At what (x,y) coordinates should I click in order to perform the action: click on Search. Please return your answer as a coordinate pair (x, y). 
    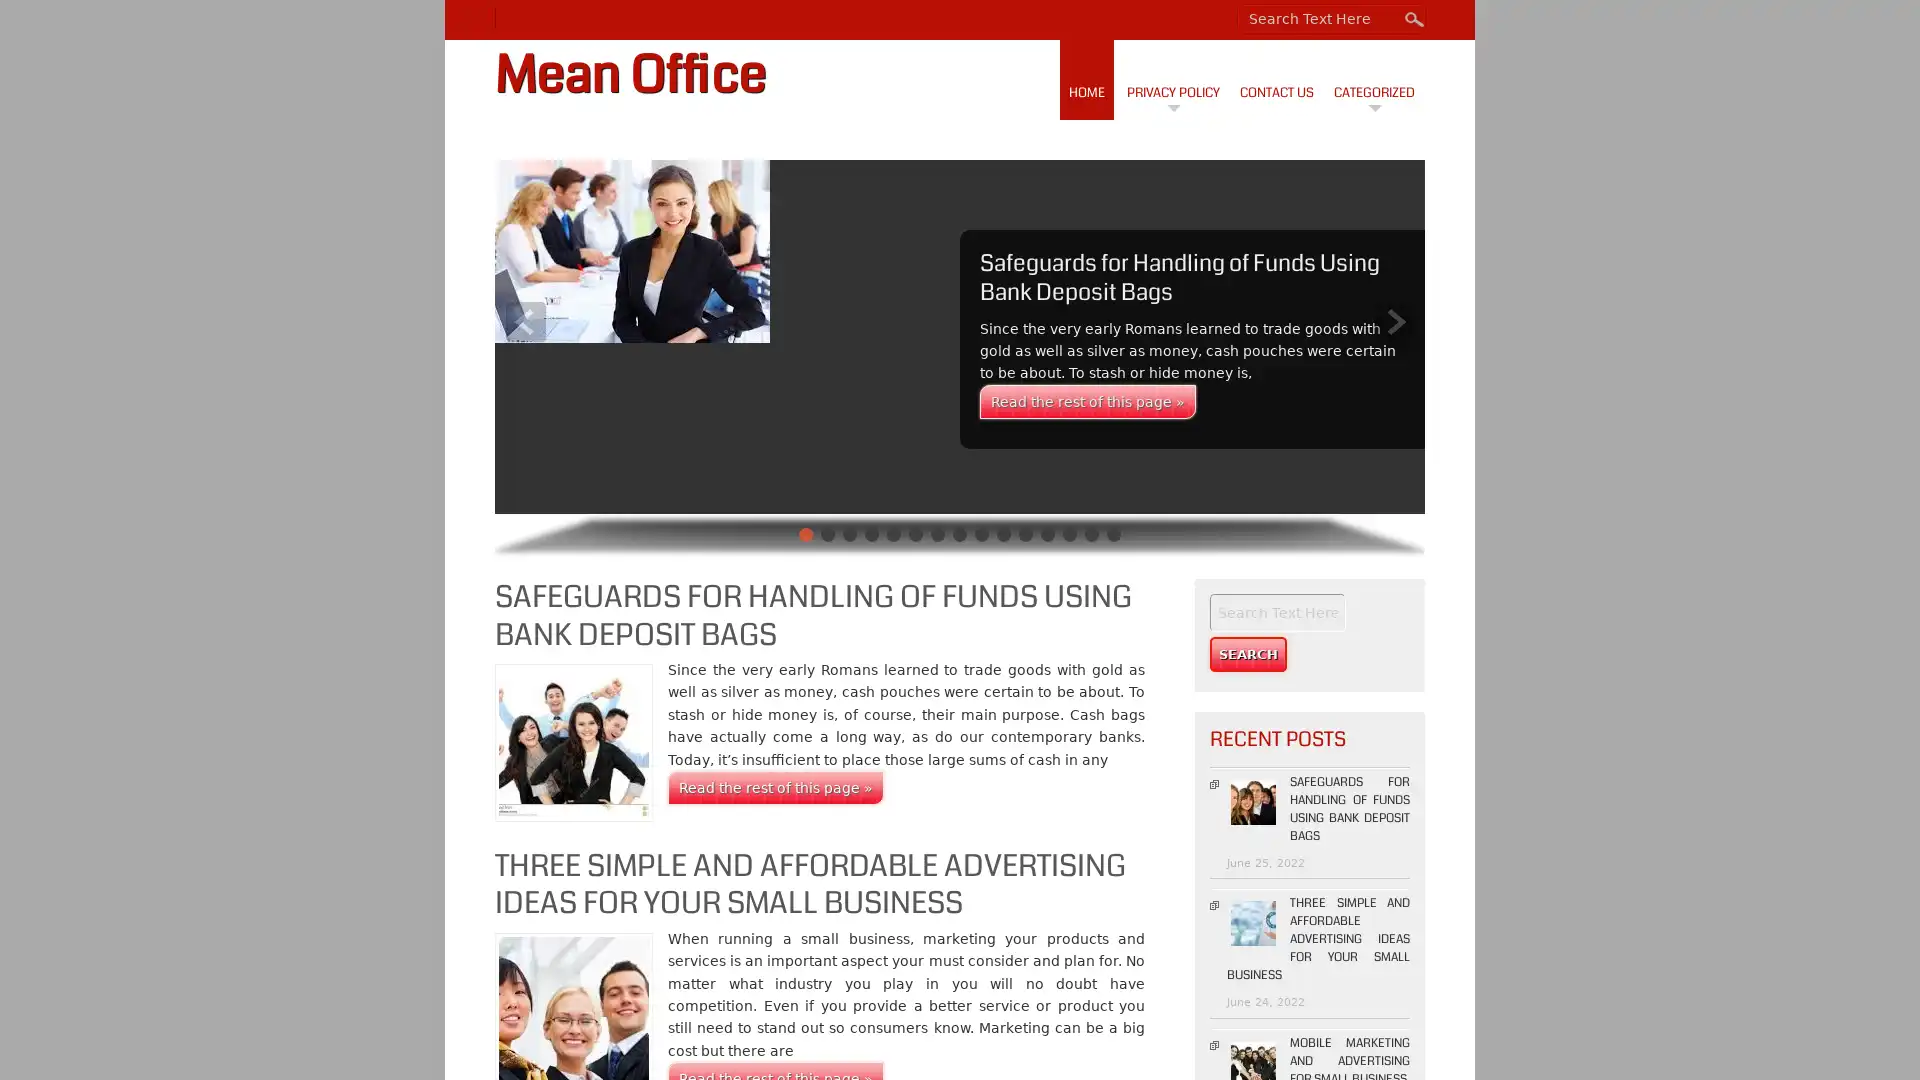
    Looking at the image, I should click on (1247, 654).